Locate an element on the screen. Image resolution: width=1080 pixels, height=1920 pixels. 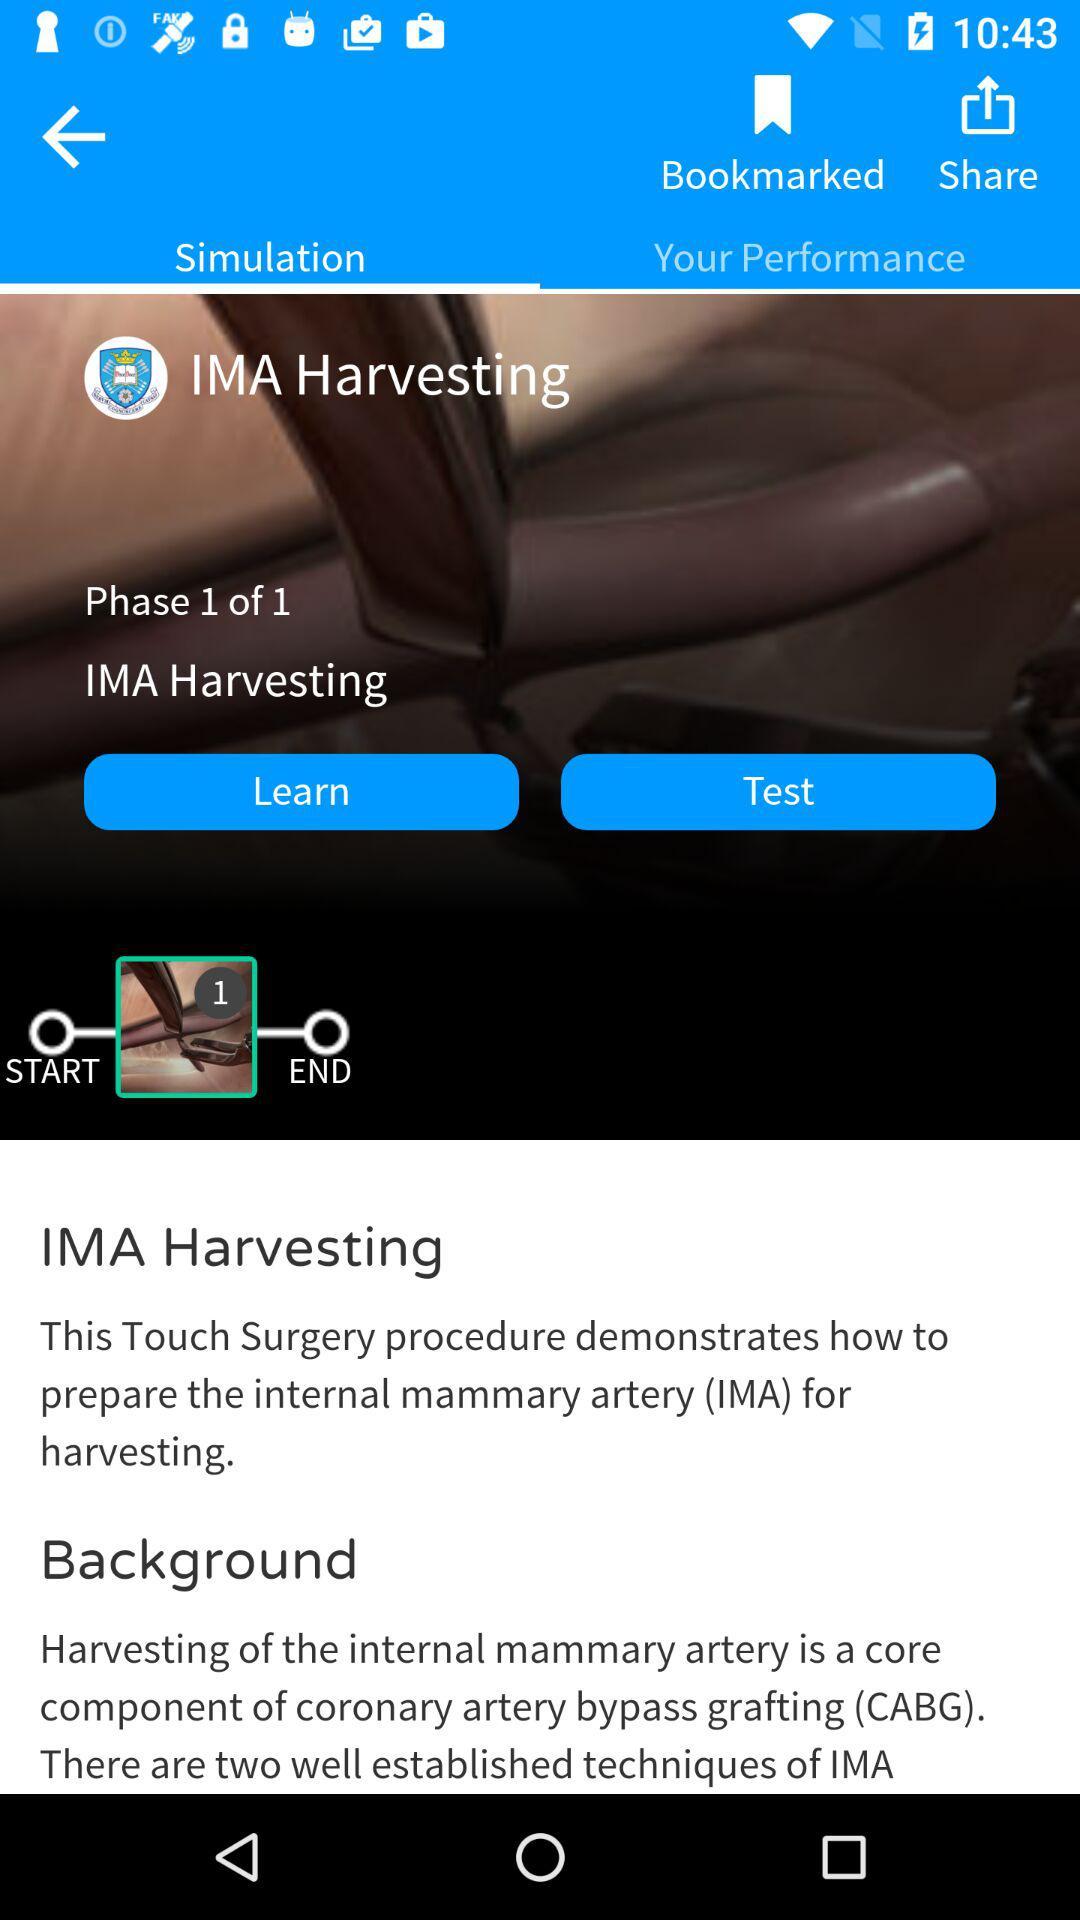
advertisement is located at coordinates (540, 1482).